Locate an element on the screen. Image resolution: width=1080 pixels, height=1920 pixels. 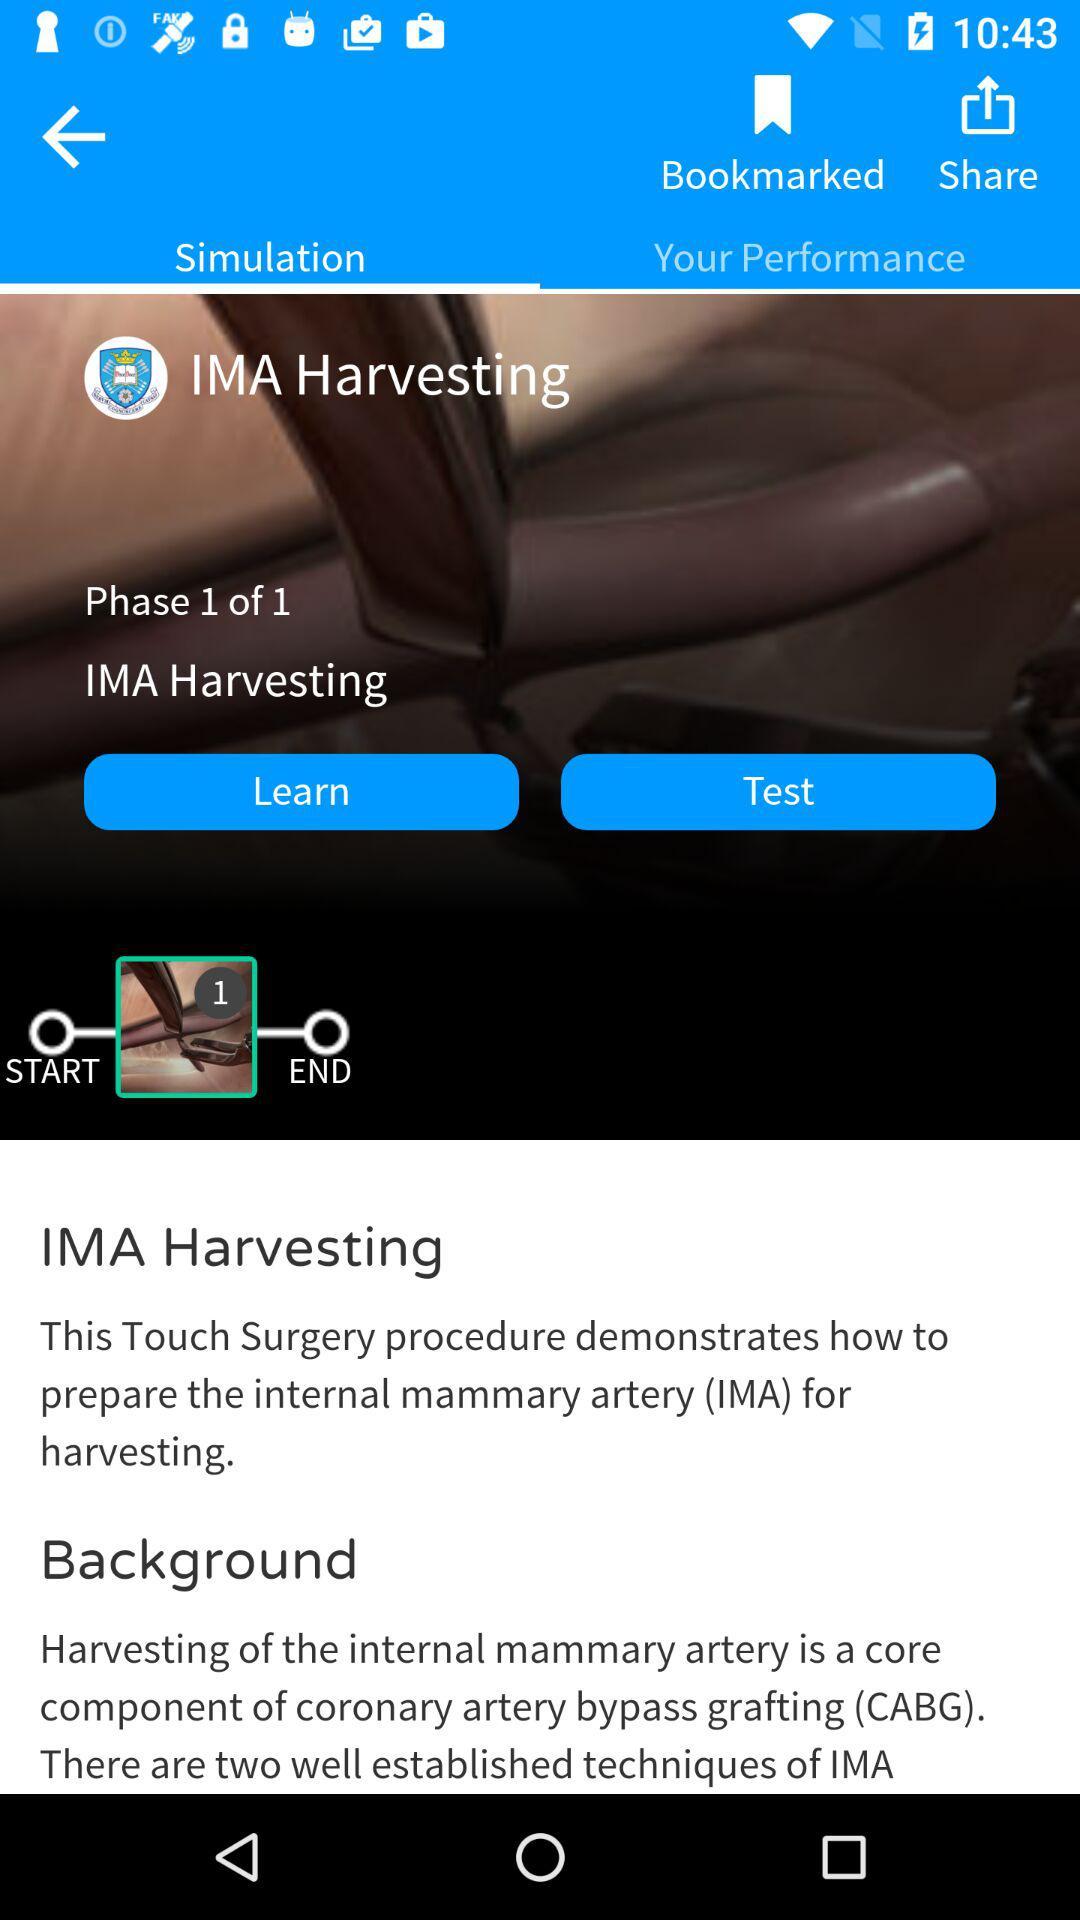
advertisement is located at coordinates (540, 1482).